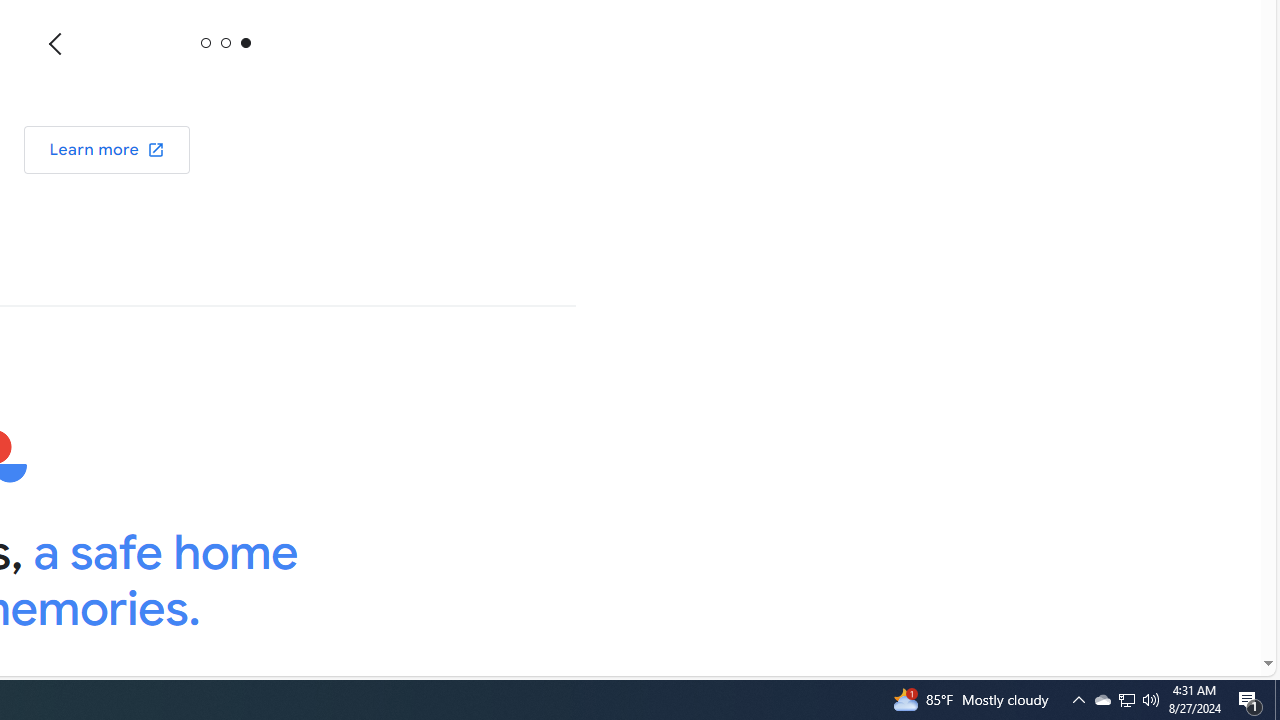 The image size is (1280, 720). I want to click on '2', so click(244, 42).